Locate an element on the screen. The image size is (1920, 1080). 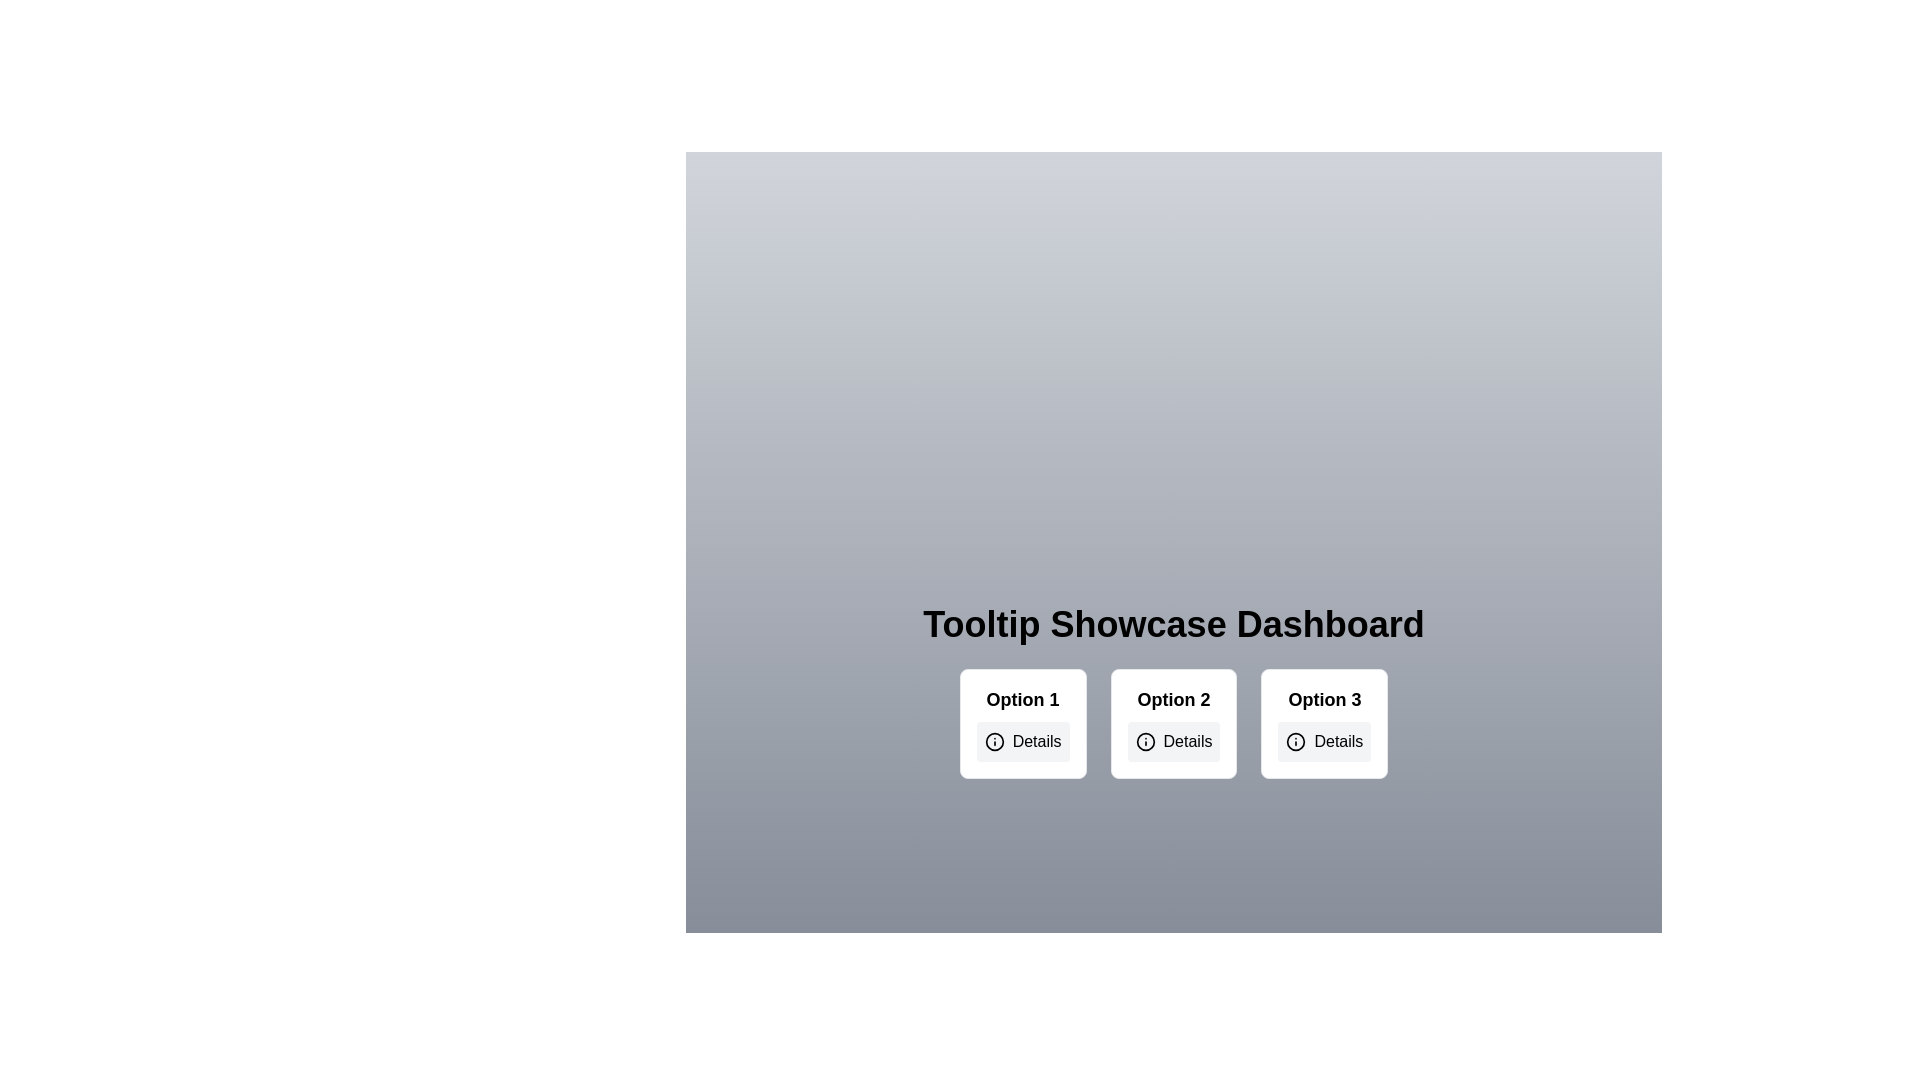
the help icon located in the third option button from the left under the 'Tooltip Showcase Dashboard', positioned to the left of the 'Details' text is located at coordinates (1296, 741).